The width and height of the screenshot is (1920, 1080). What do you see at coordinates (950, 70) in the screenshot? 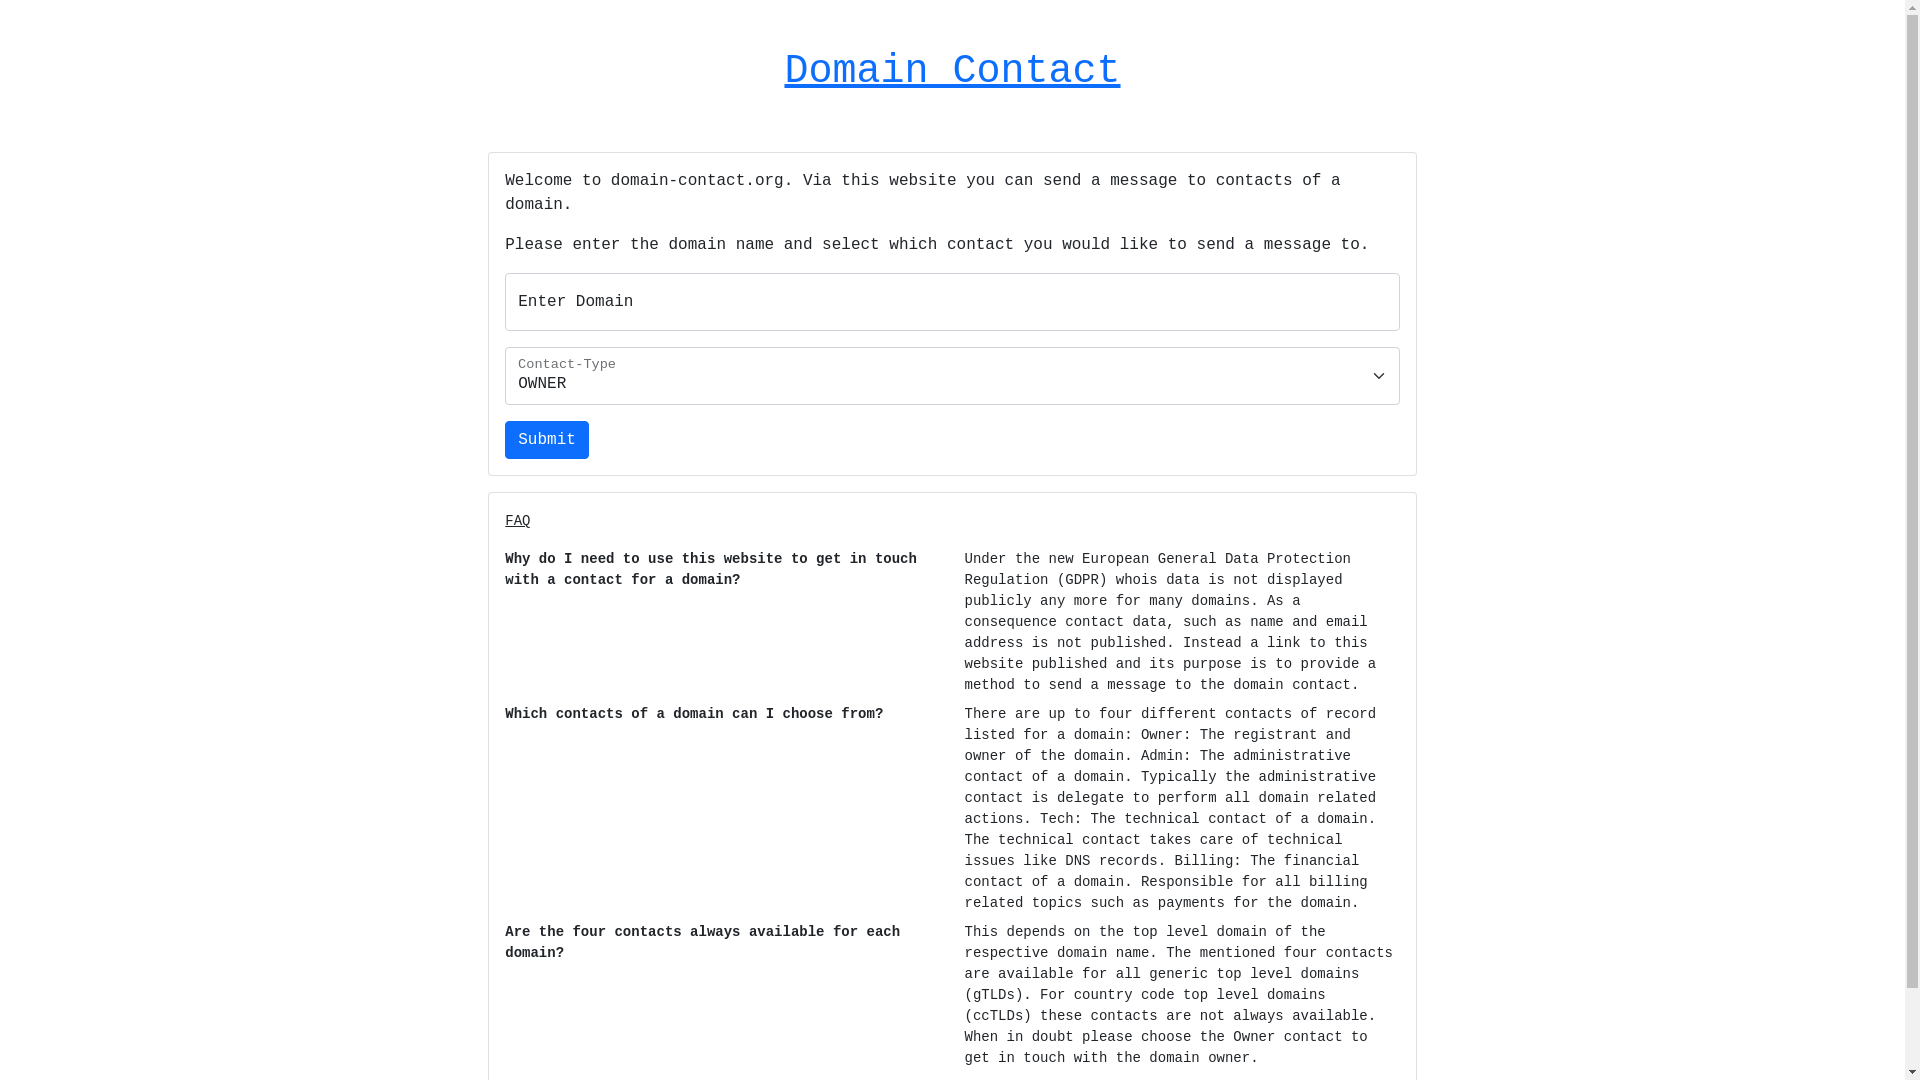
I see `'Domain Contact'` at bounding box center [950, 70].